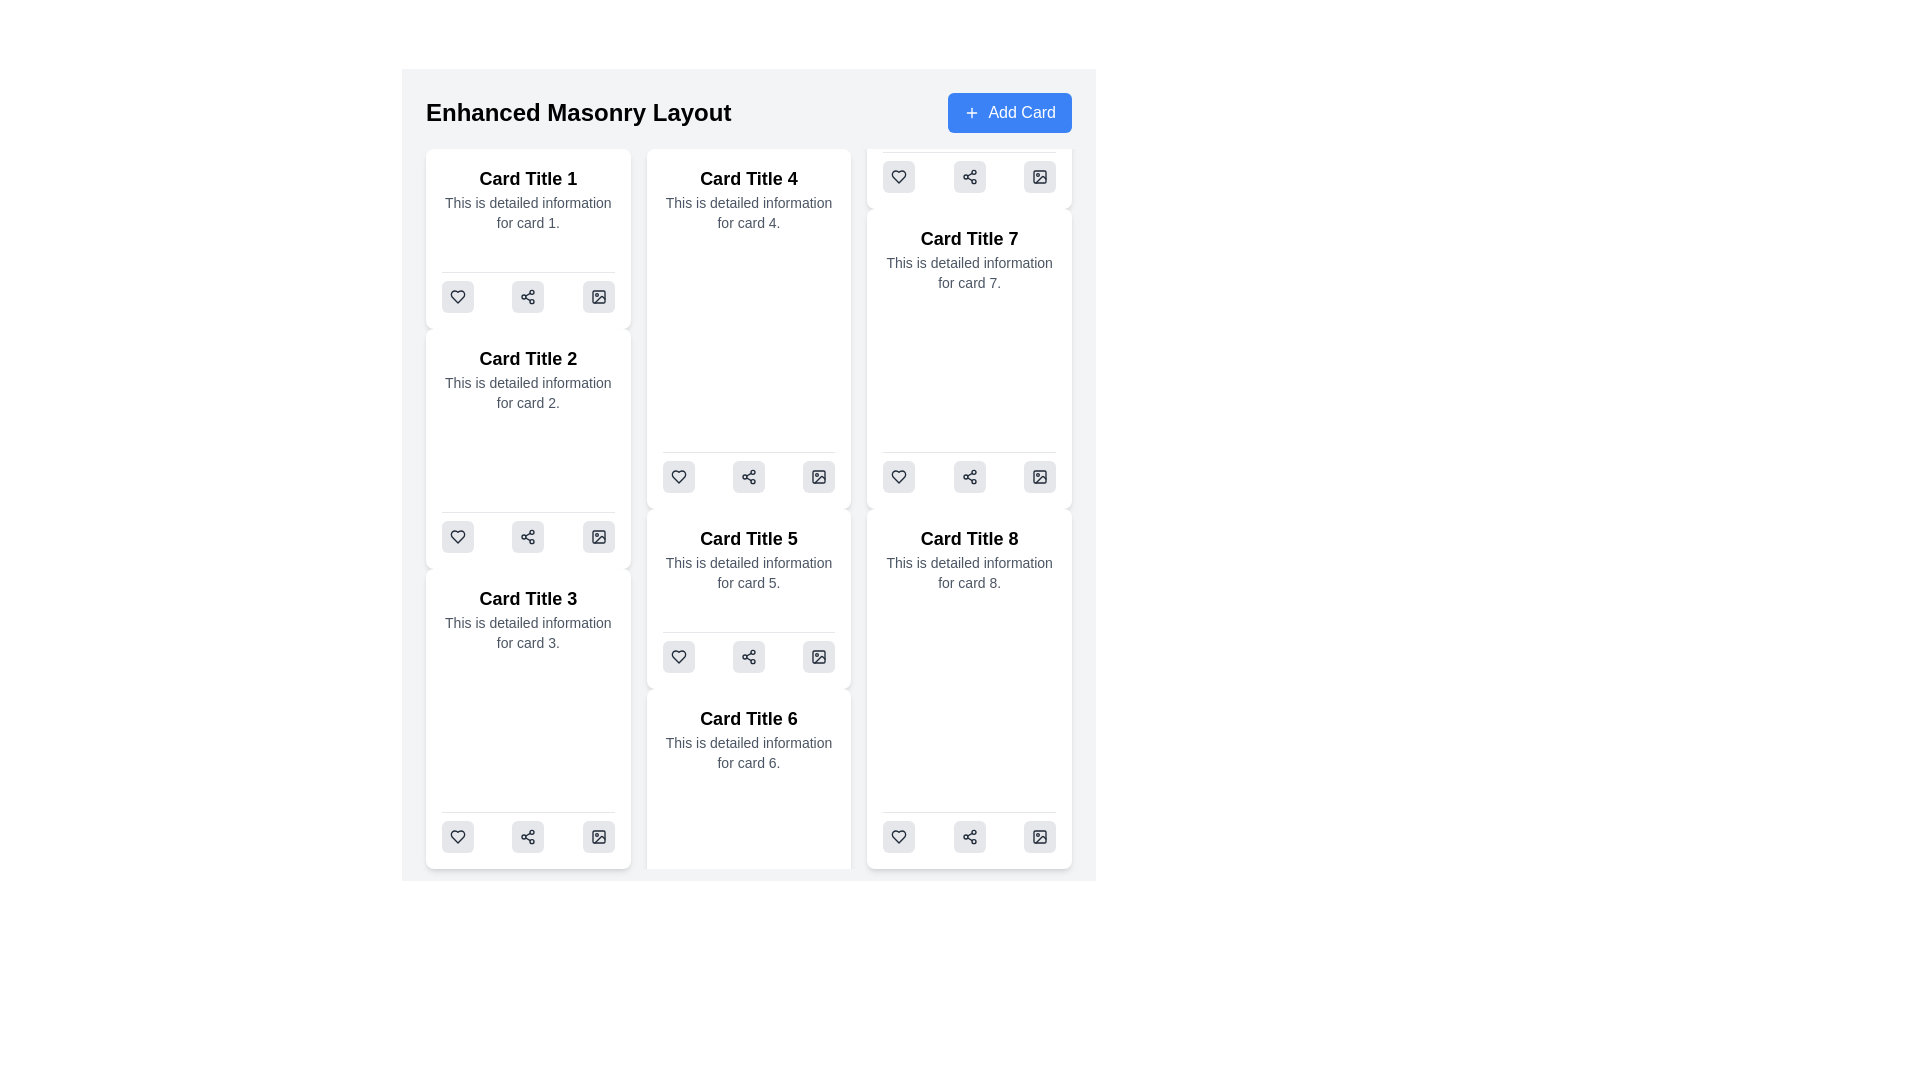 The height and width of the screenshot is (1080, 1920). I want to click on the square button with a gray background and a picture frame icon located near the bottom-right corner of 'Card Title 8', which is the third button in a horizontal row of three buttons, so click(1040, 477).